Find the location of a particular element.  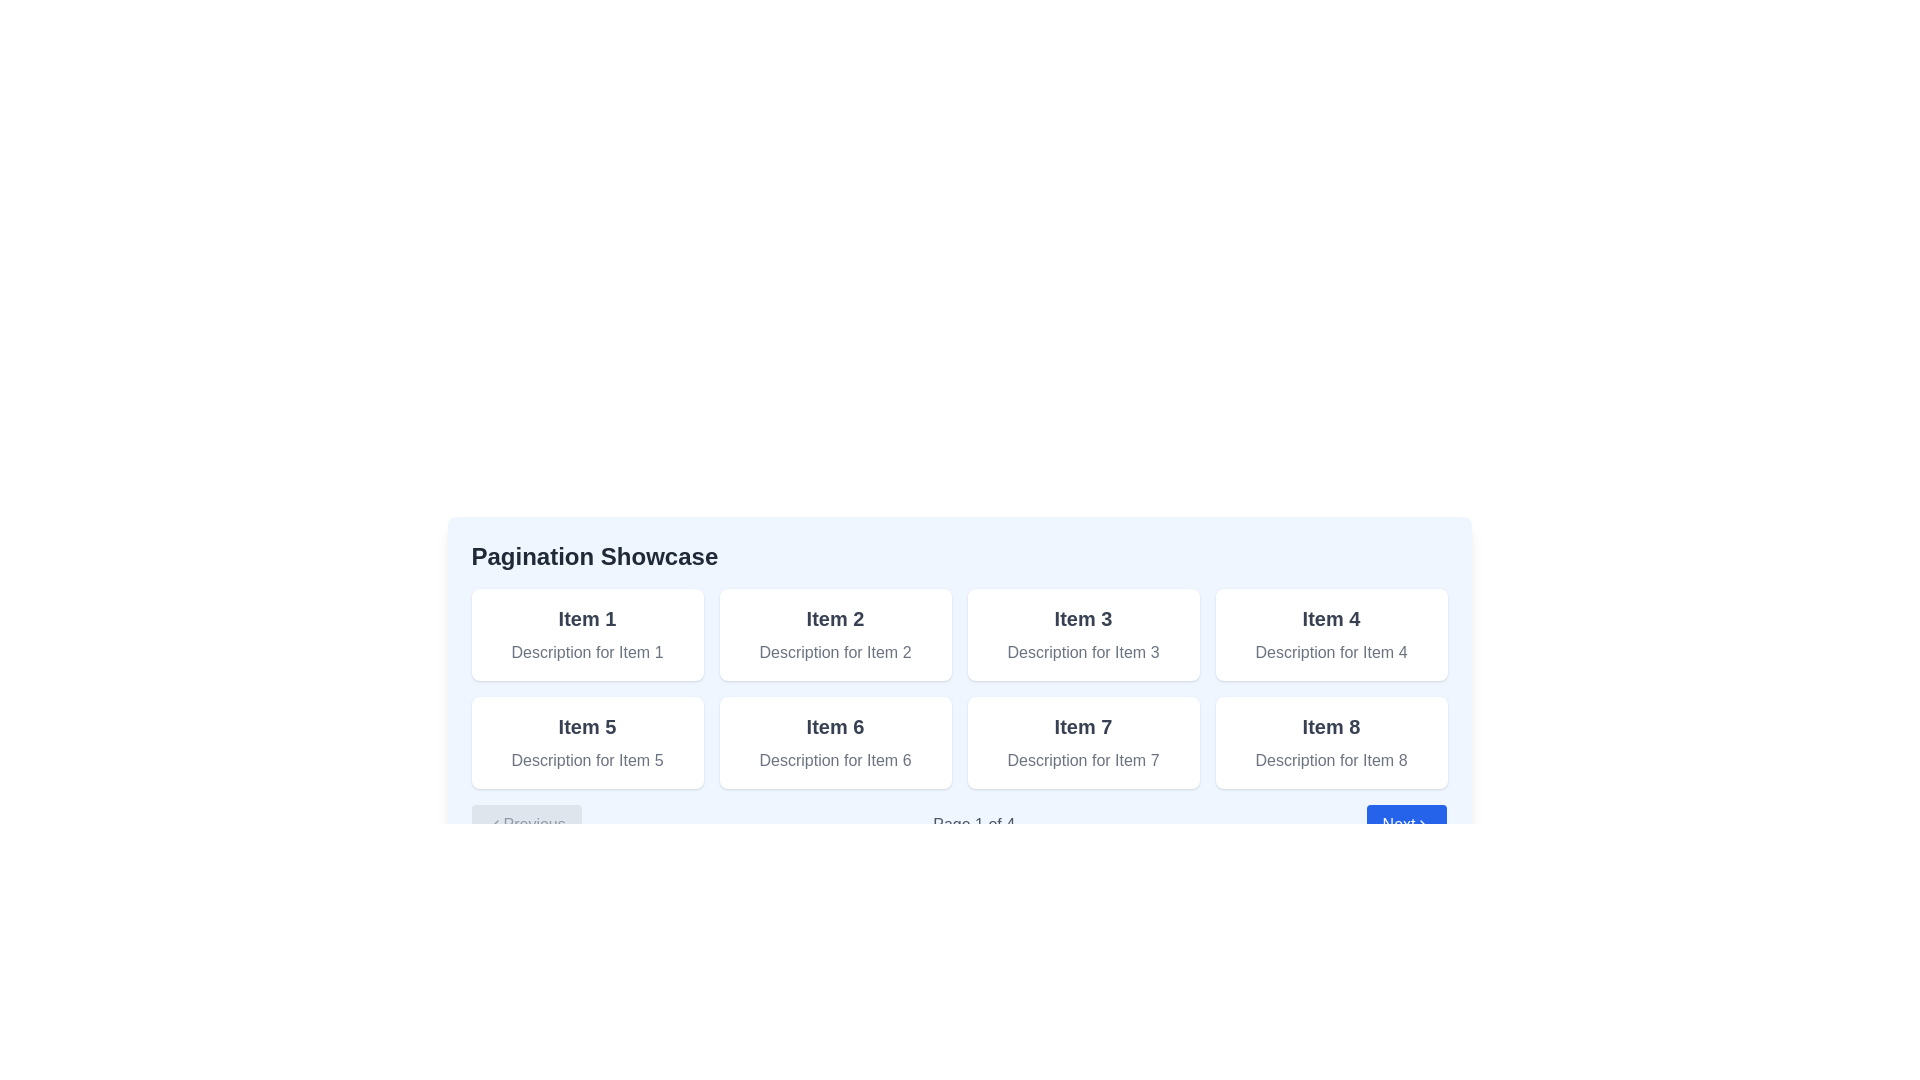

the text label element that displays 'Description for Item 2', located below the title in the card labeled 'Item 2' is located at coordinates (835, 652).